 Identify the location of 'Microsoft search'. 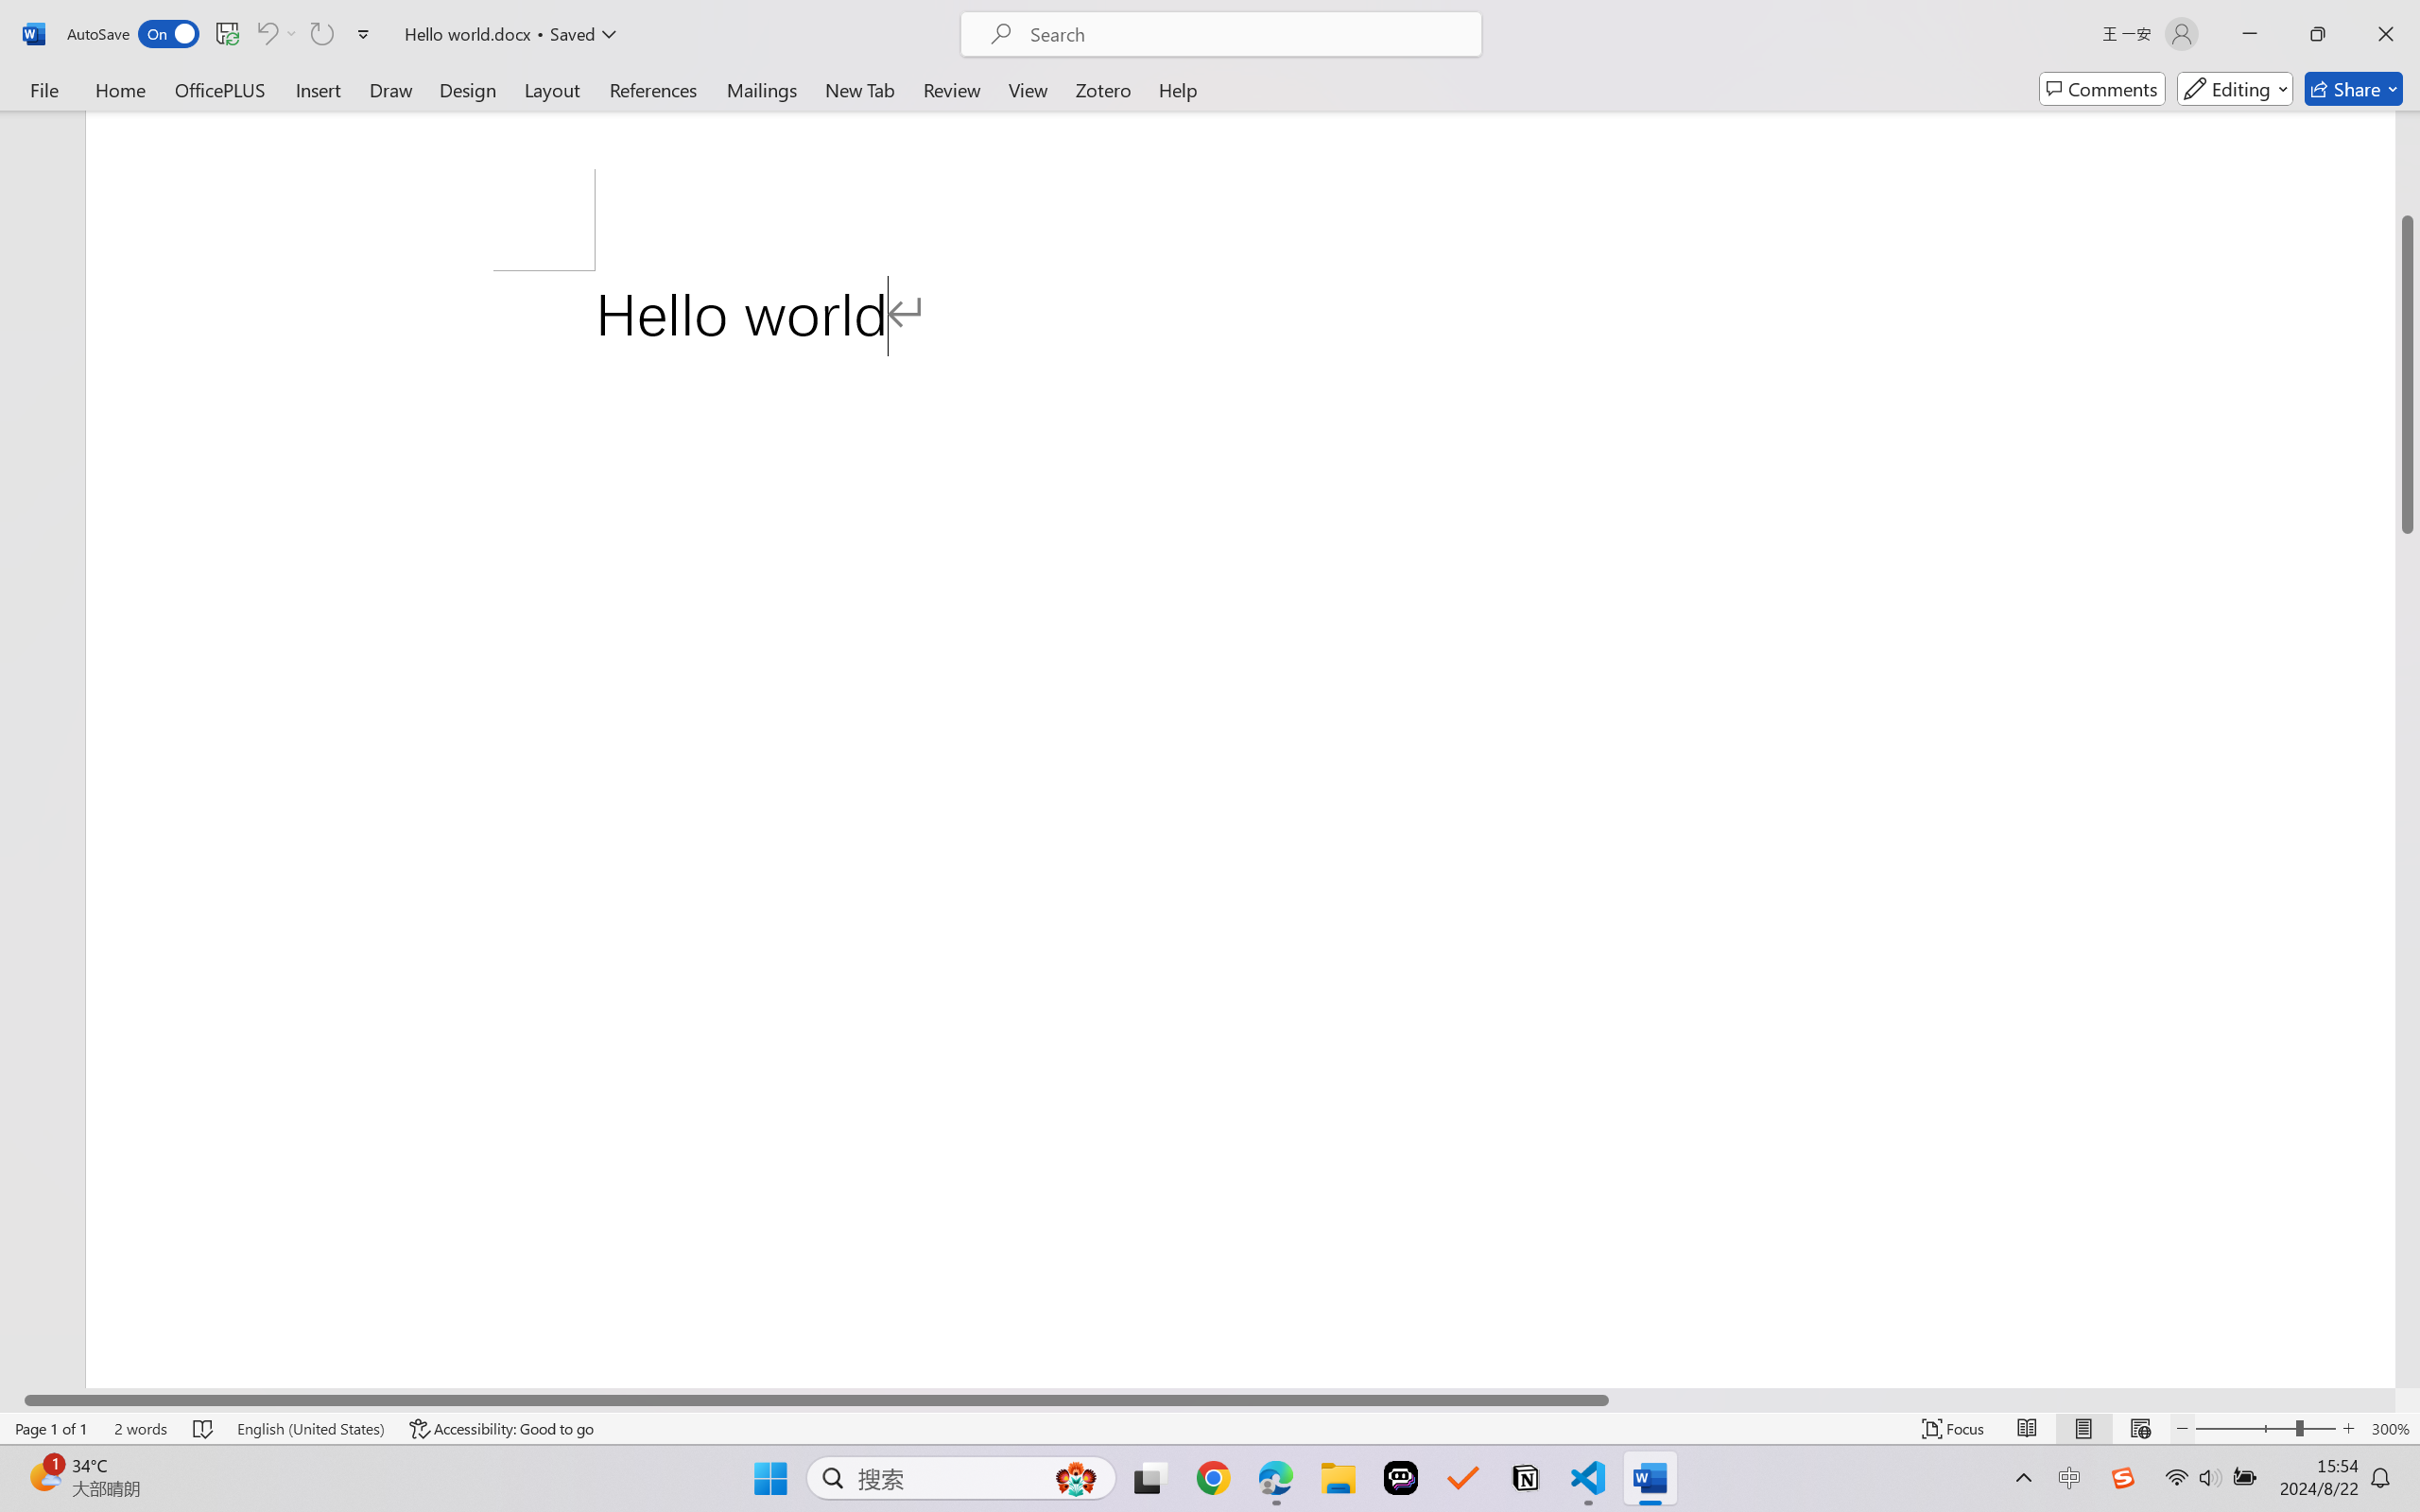
(1246, 33).